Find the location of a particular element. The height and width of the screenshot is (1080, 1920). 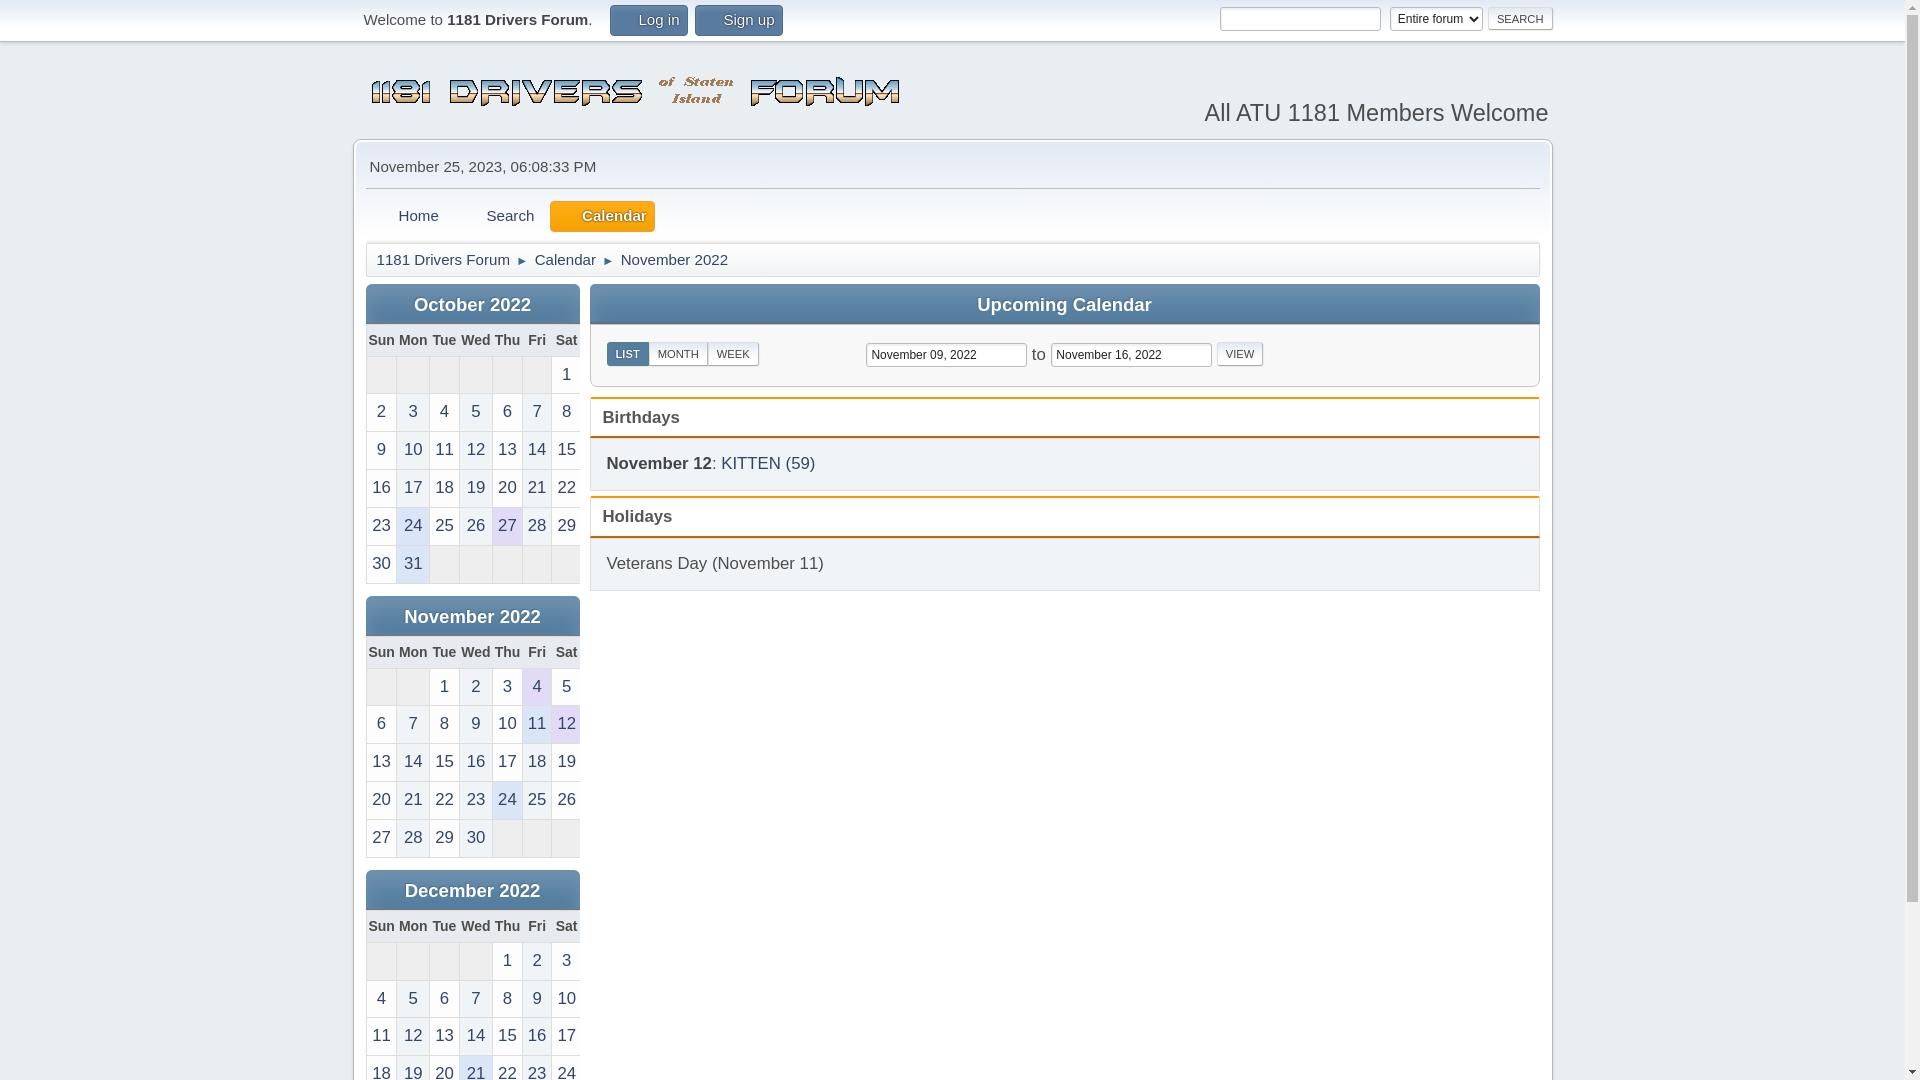

'Calendar' is located at coordinates (550, 216).